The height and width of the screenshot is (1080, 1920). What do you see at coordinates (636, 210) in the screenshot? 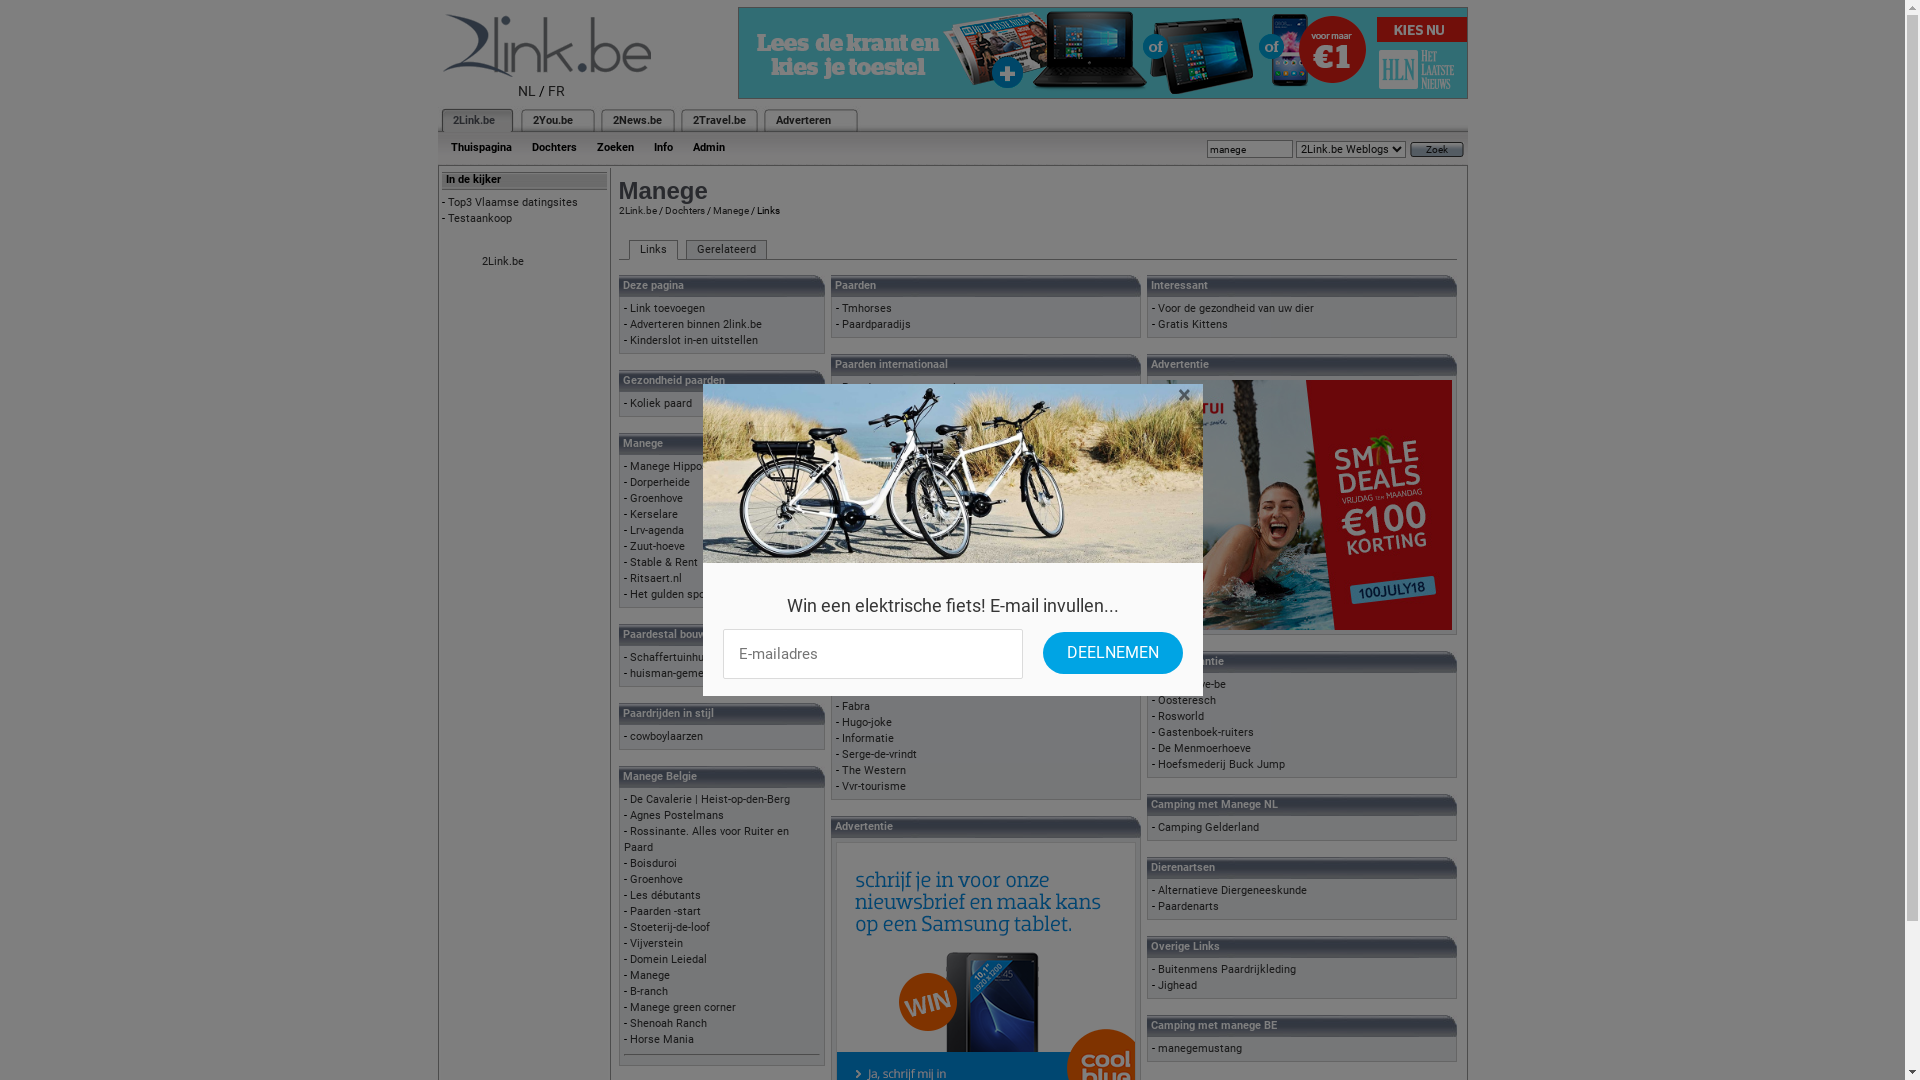
I see `'2Link.be'` at bounding box center [636, 210].